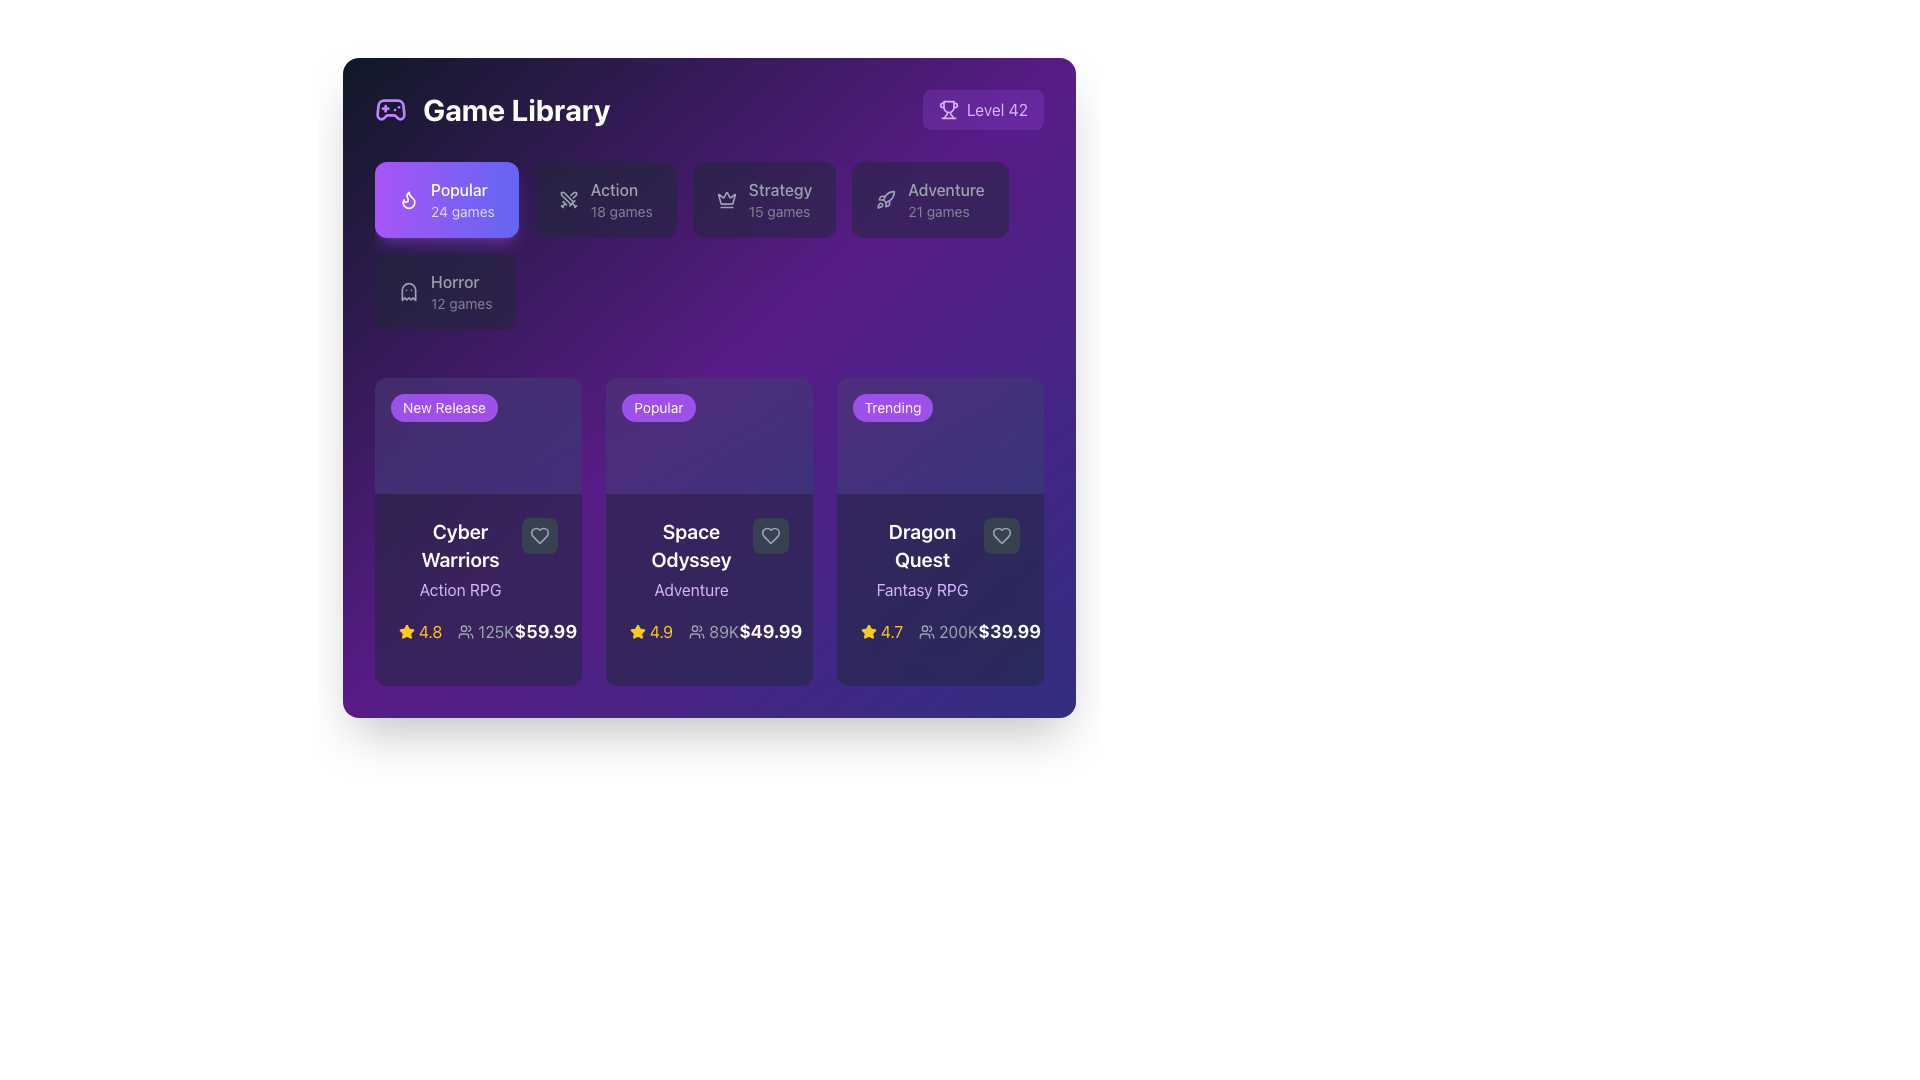 Image resolution: width=1920 pixels, height=1080 pixels. Describe the element at coordinates (779, 200) in the screenshot. I see `the button containing the text label that reads 'Strategy' in bold and '15 games' in a smaller font, styled with grayish-white text on a dark purple background` at that location.